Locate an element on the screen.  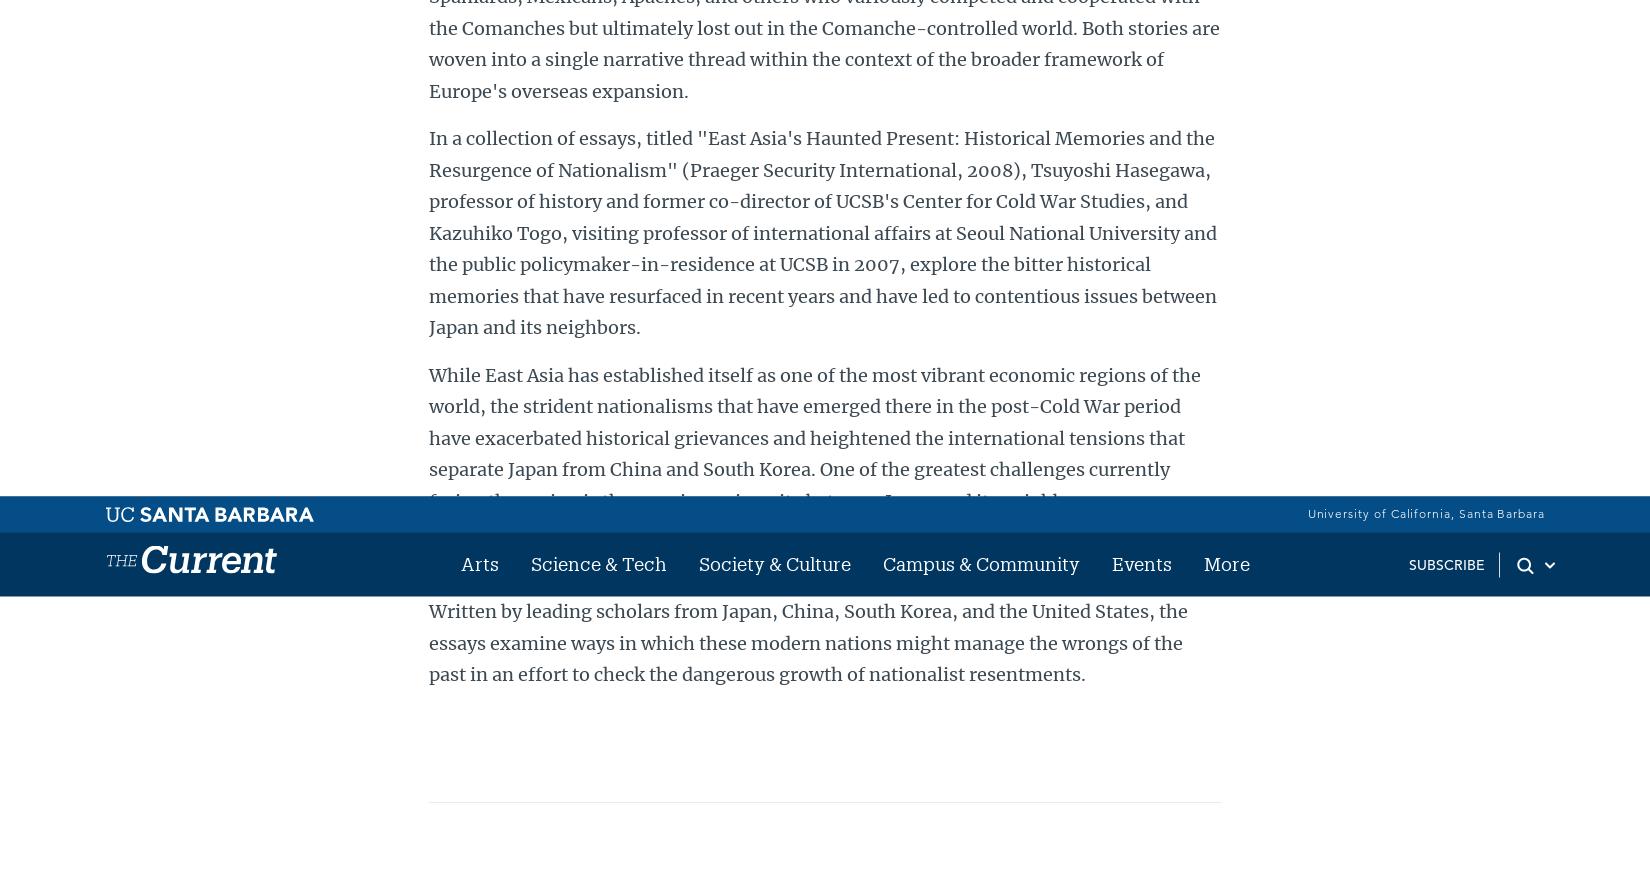
'Science & Tech' is located at coordinates (670, 125).